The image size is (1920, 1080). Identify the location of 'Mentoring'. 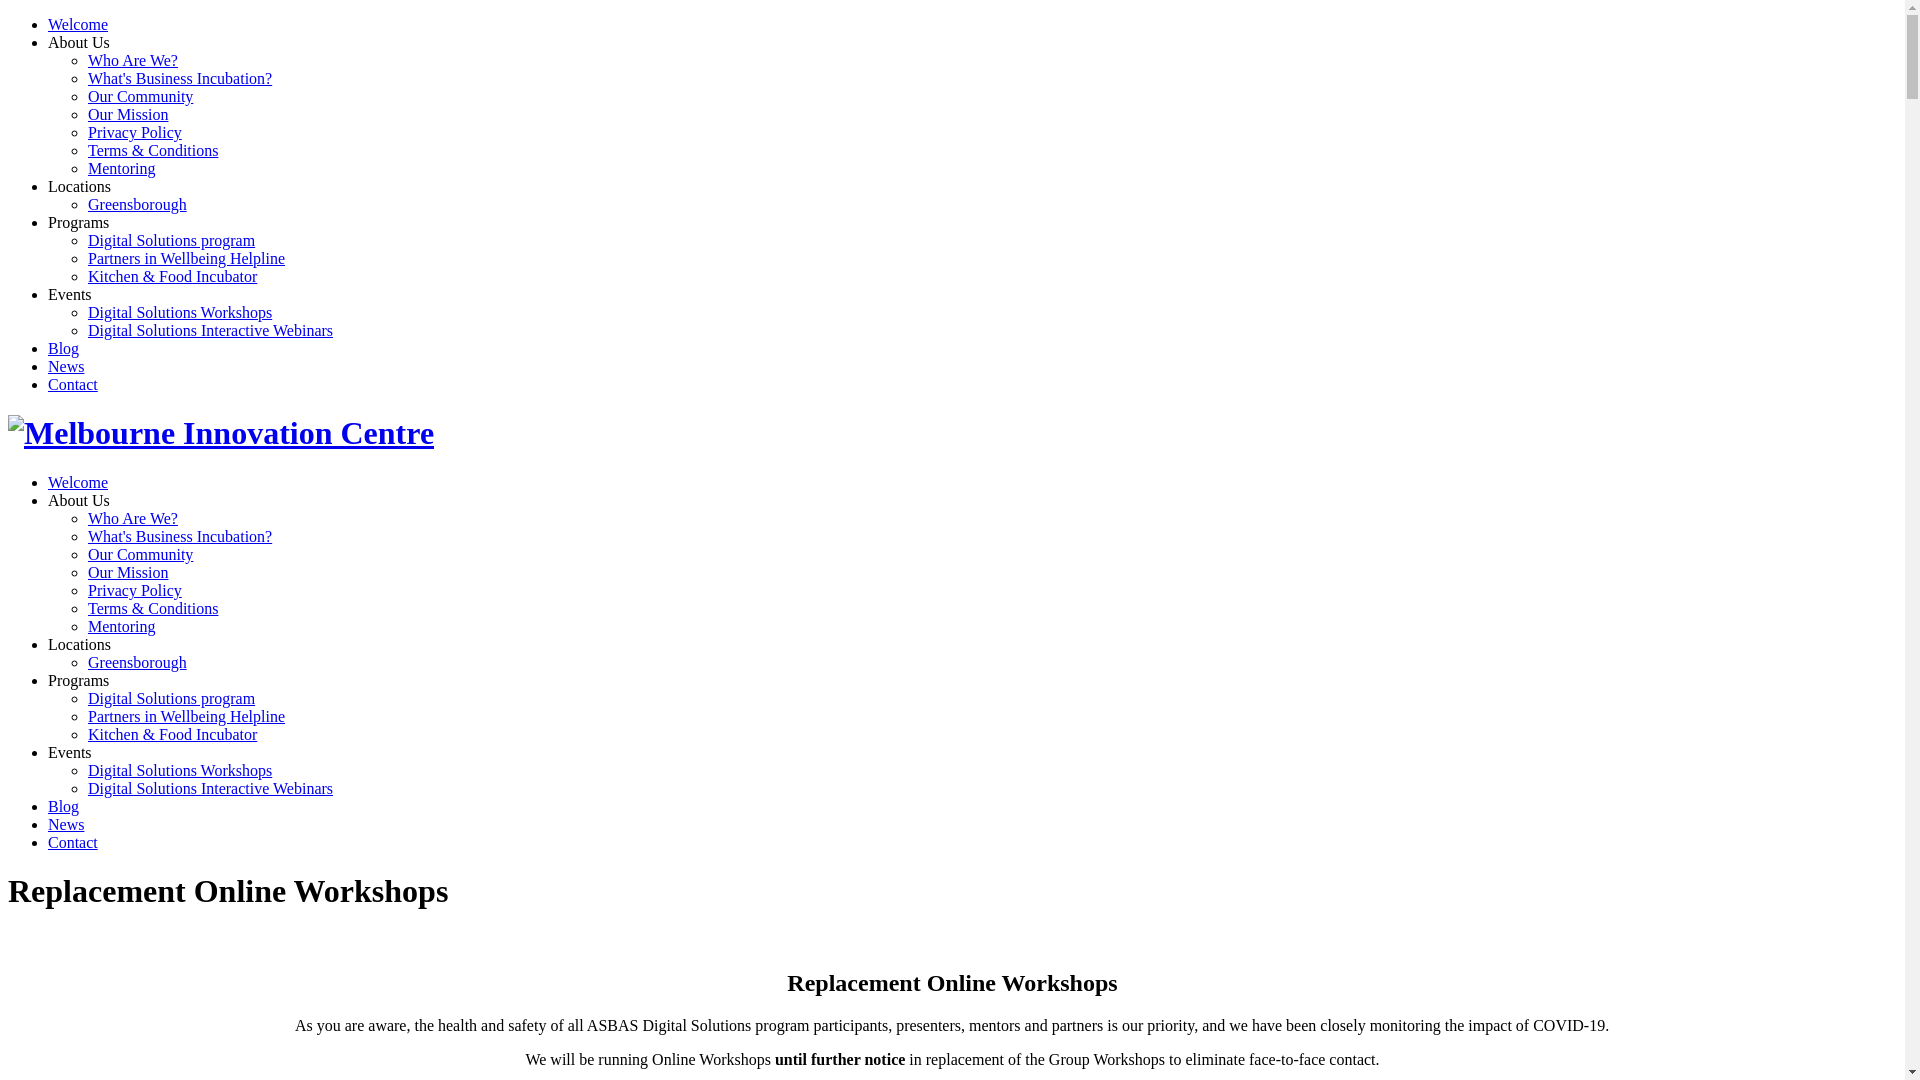
(120, 625).